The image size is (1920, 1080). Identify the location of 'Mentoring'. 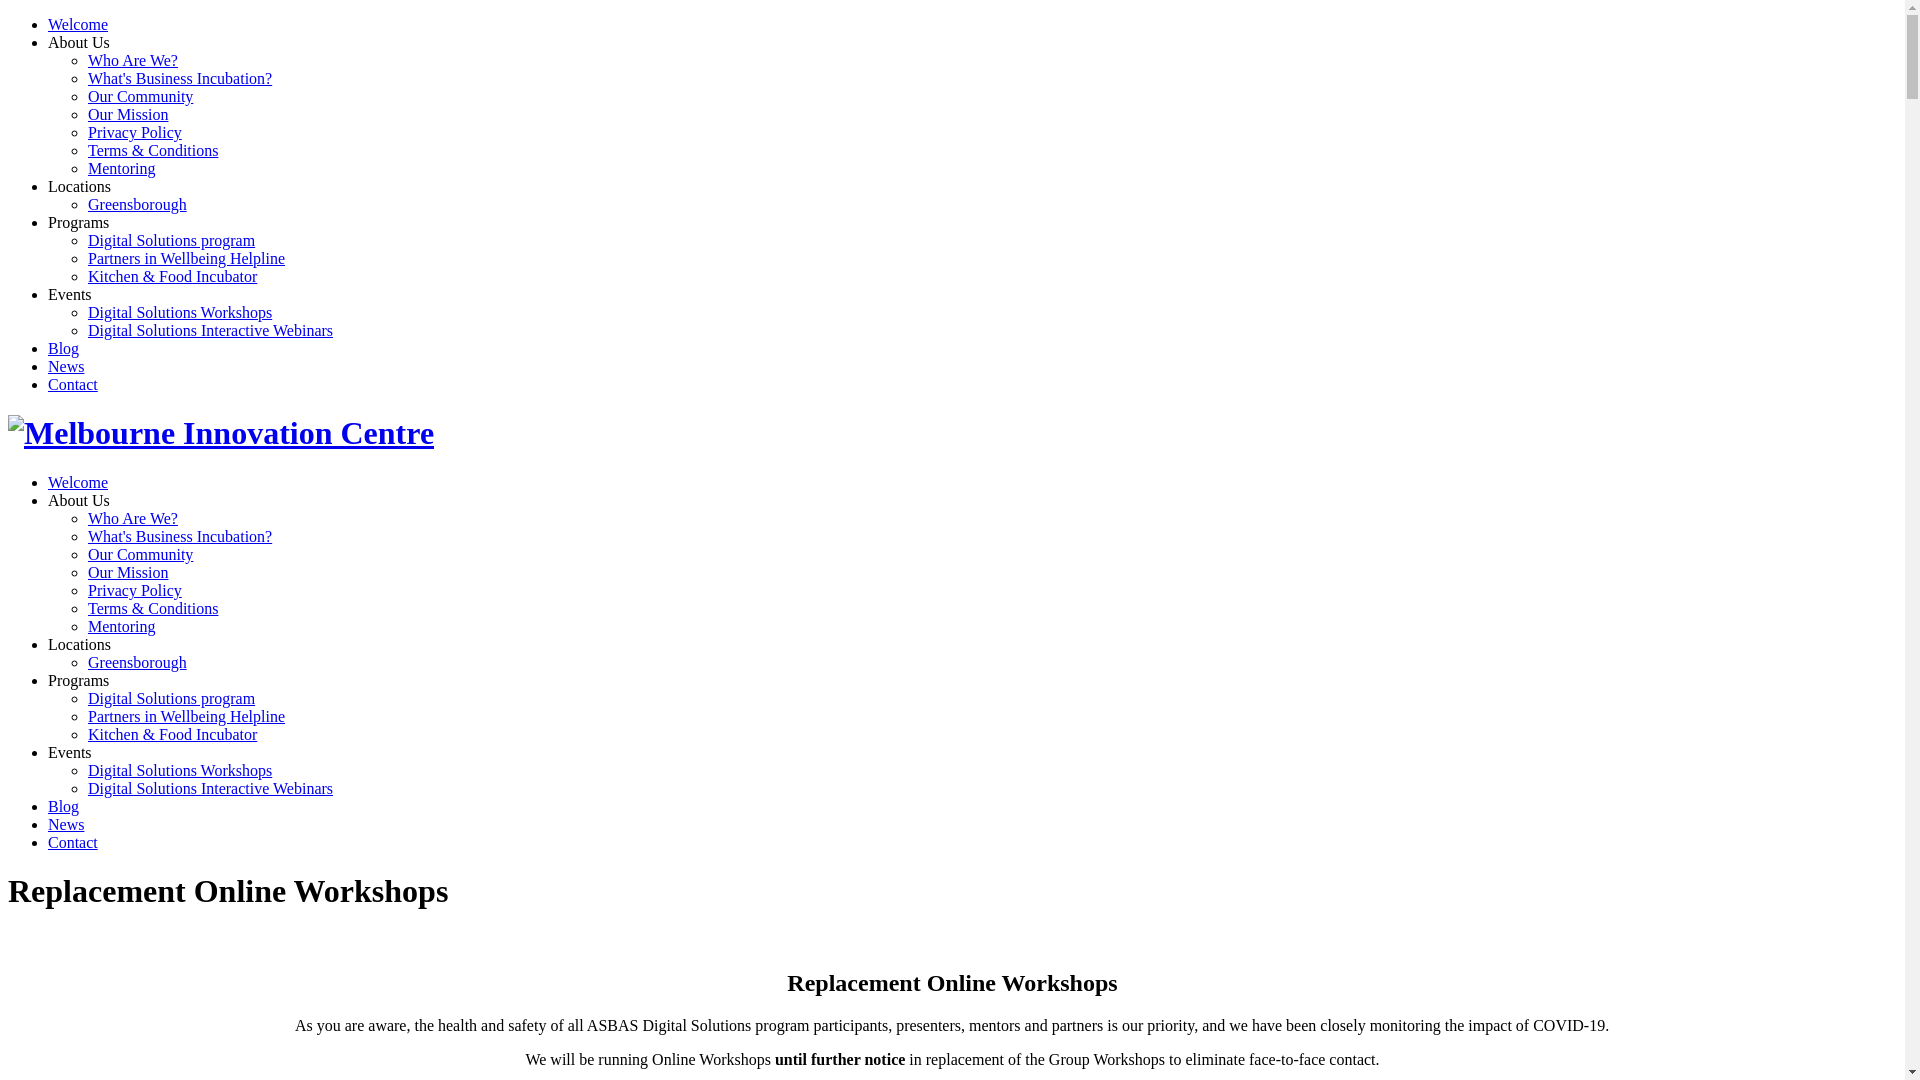
(120, 625).